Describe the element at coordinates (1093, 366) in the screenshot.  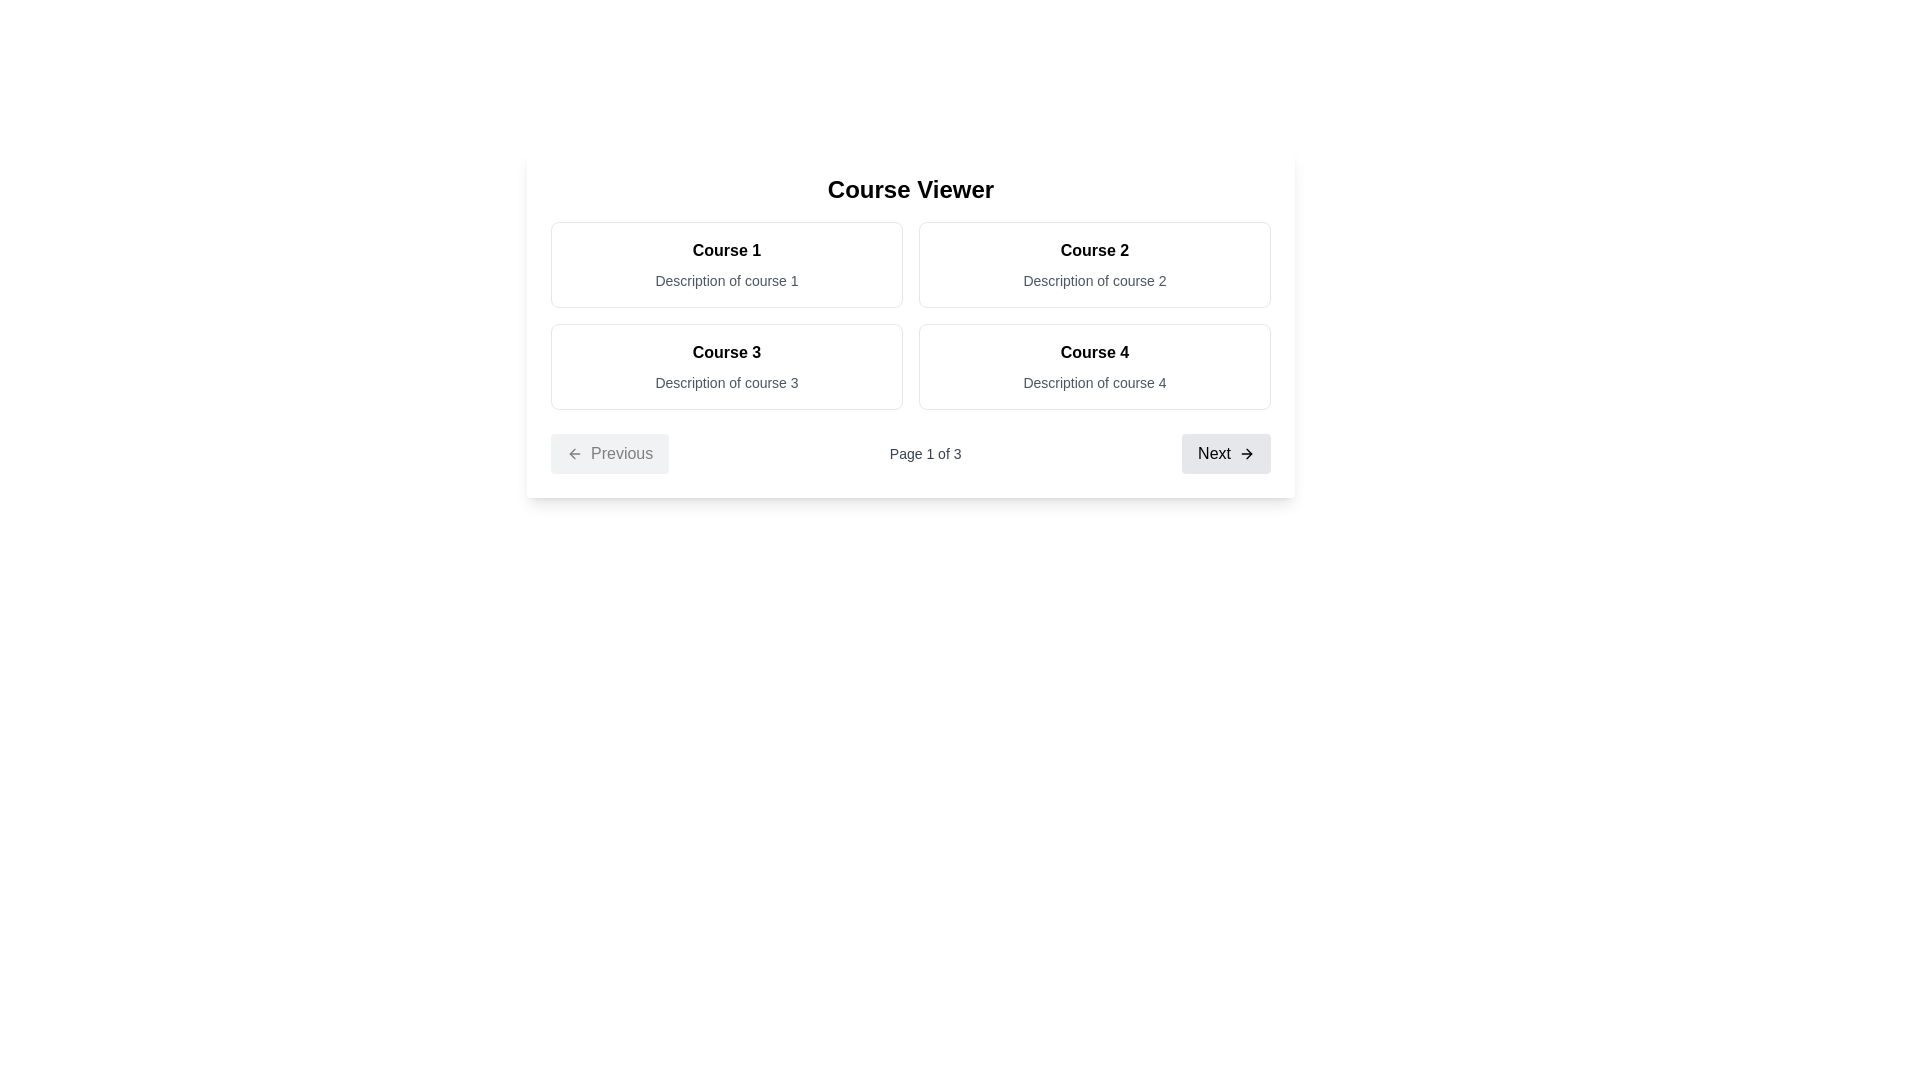
I see `the course card displaying information about a course, located in the bottom-right of a 2x2 grid layout, which is the fourth card below 'Course 2' and to the right of 'Course 3'` at that location.